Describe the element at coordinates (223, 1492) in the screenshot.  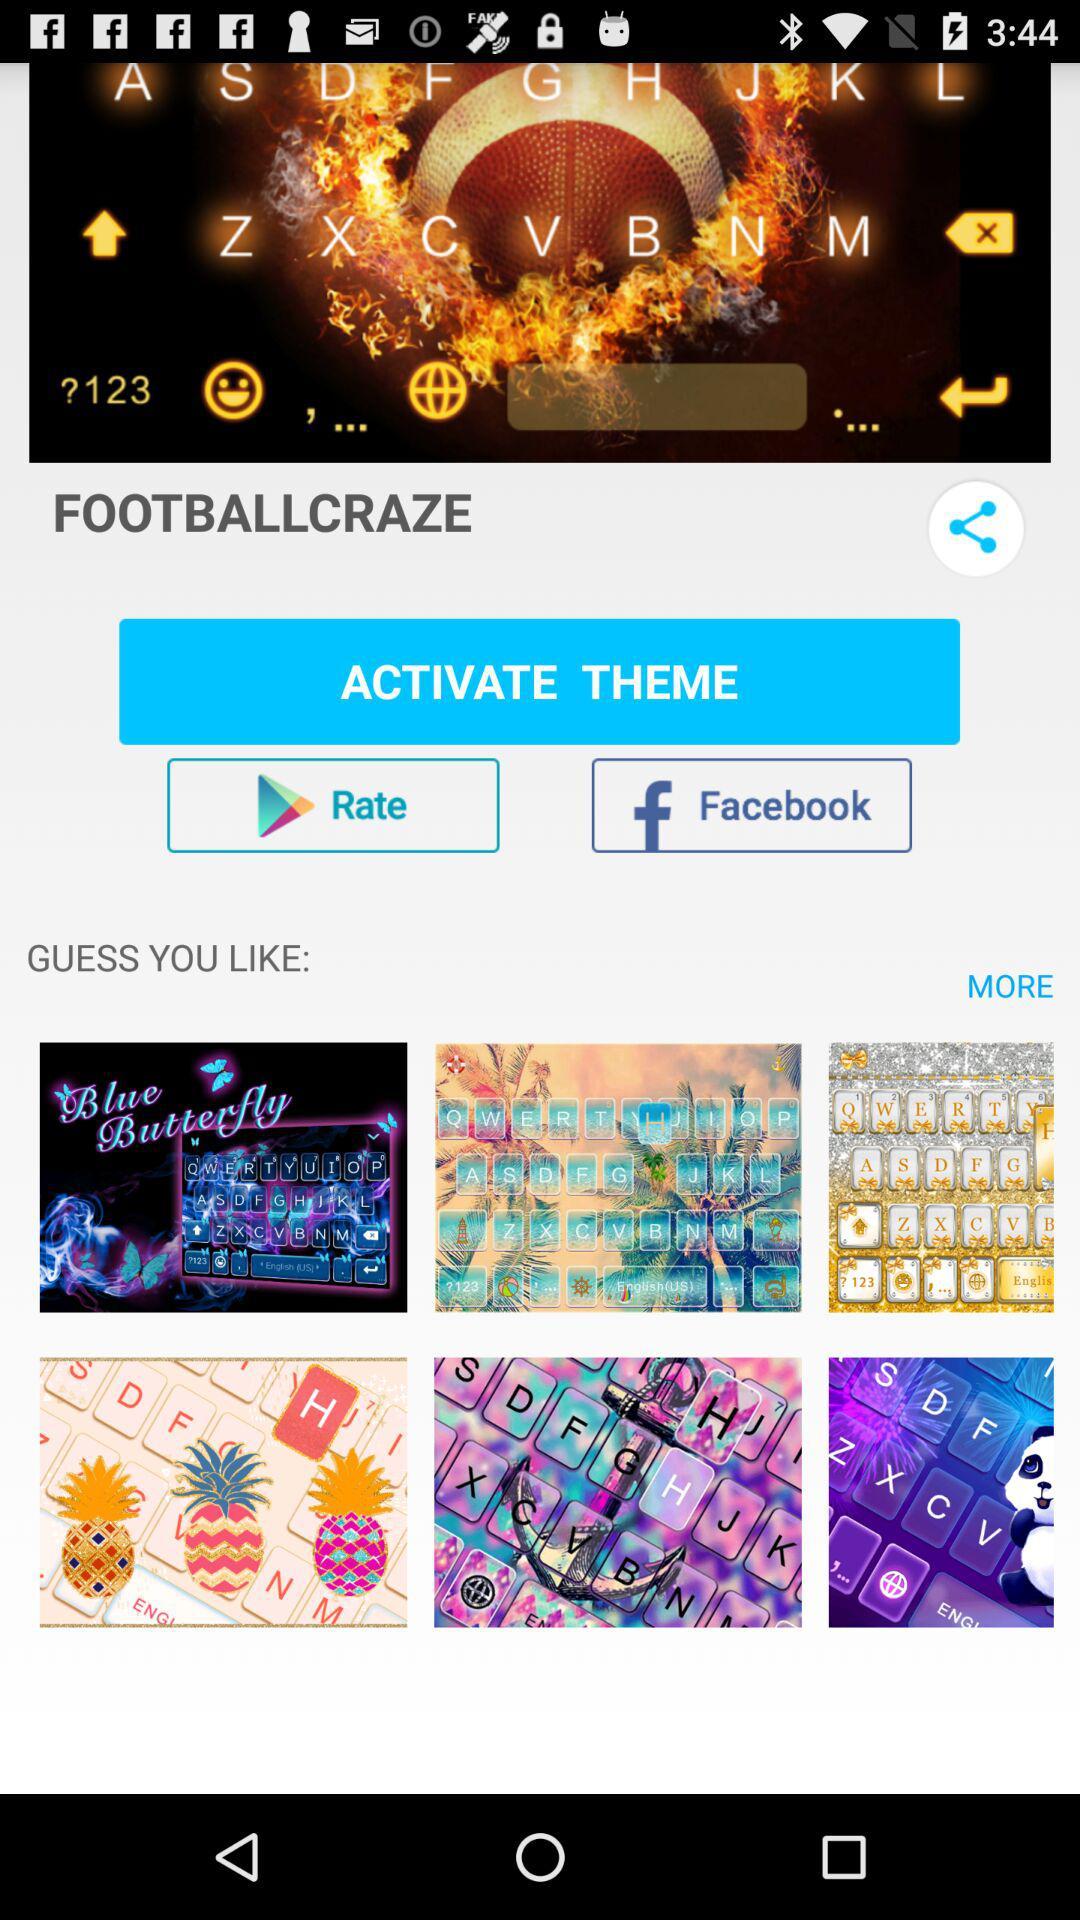
I see `picture of more option` at that location.